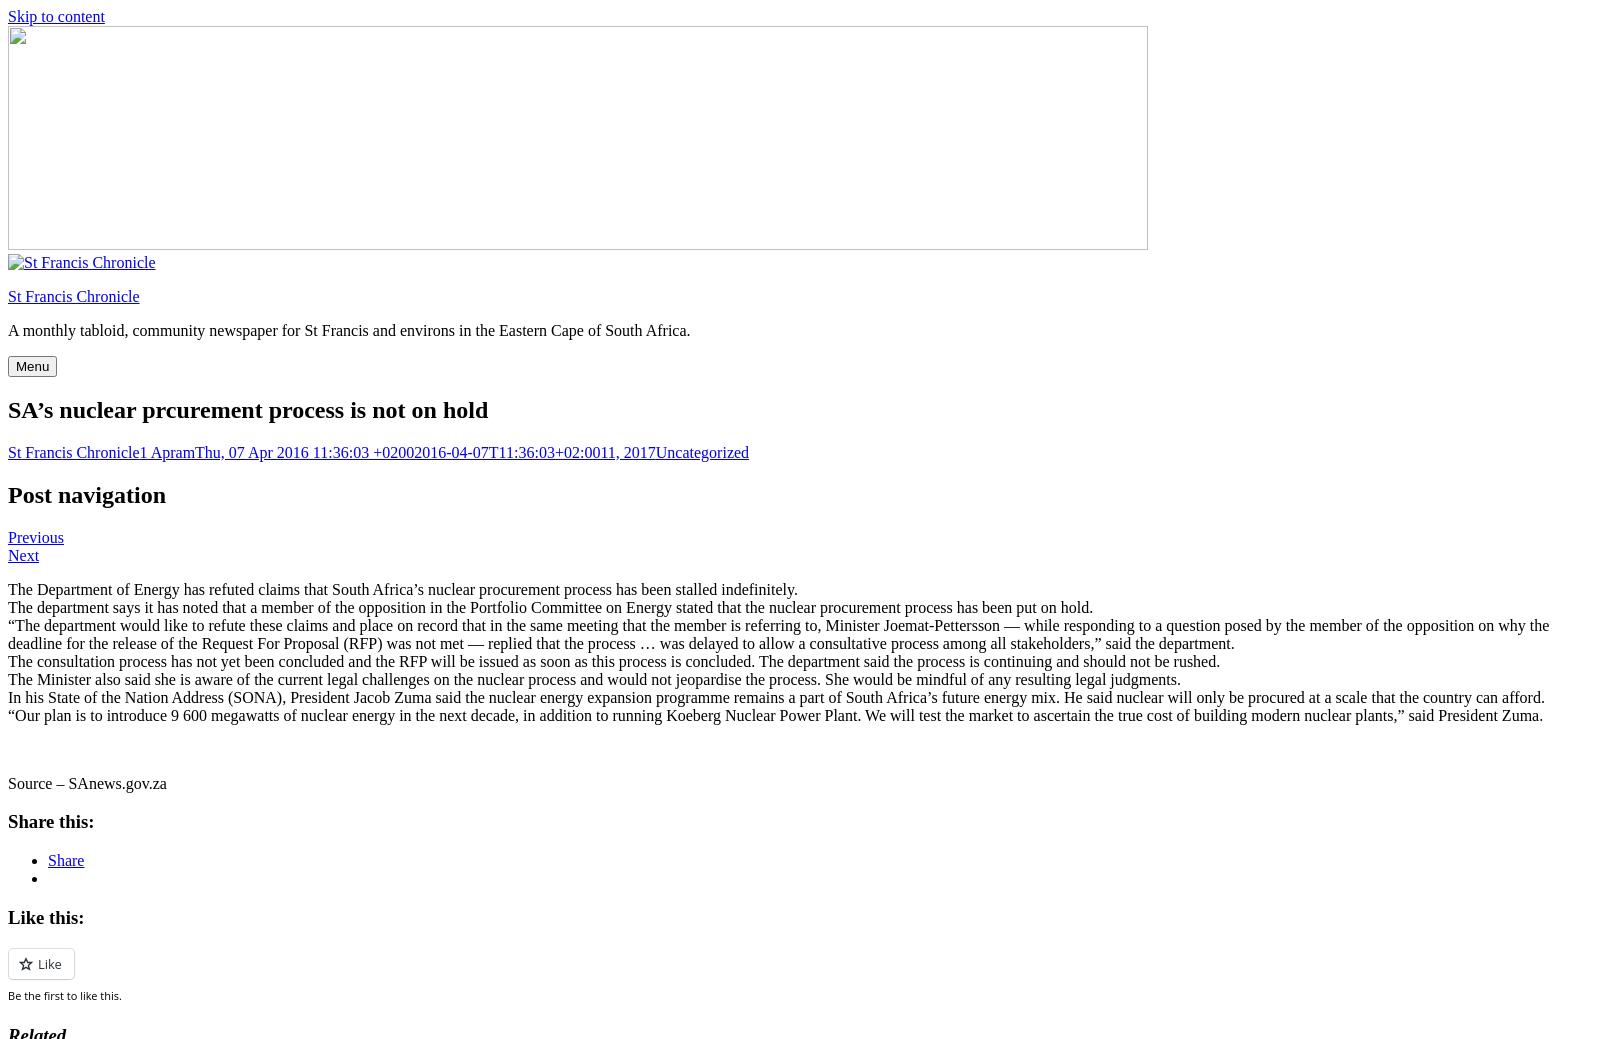 The width and height of the screenshot is (1600, 1039). Describe the element at coordinates (248, 407) in the screenshot. I see `'SA’s nuclear prcurement process is not on hold'` at that location.